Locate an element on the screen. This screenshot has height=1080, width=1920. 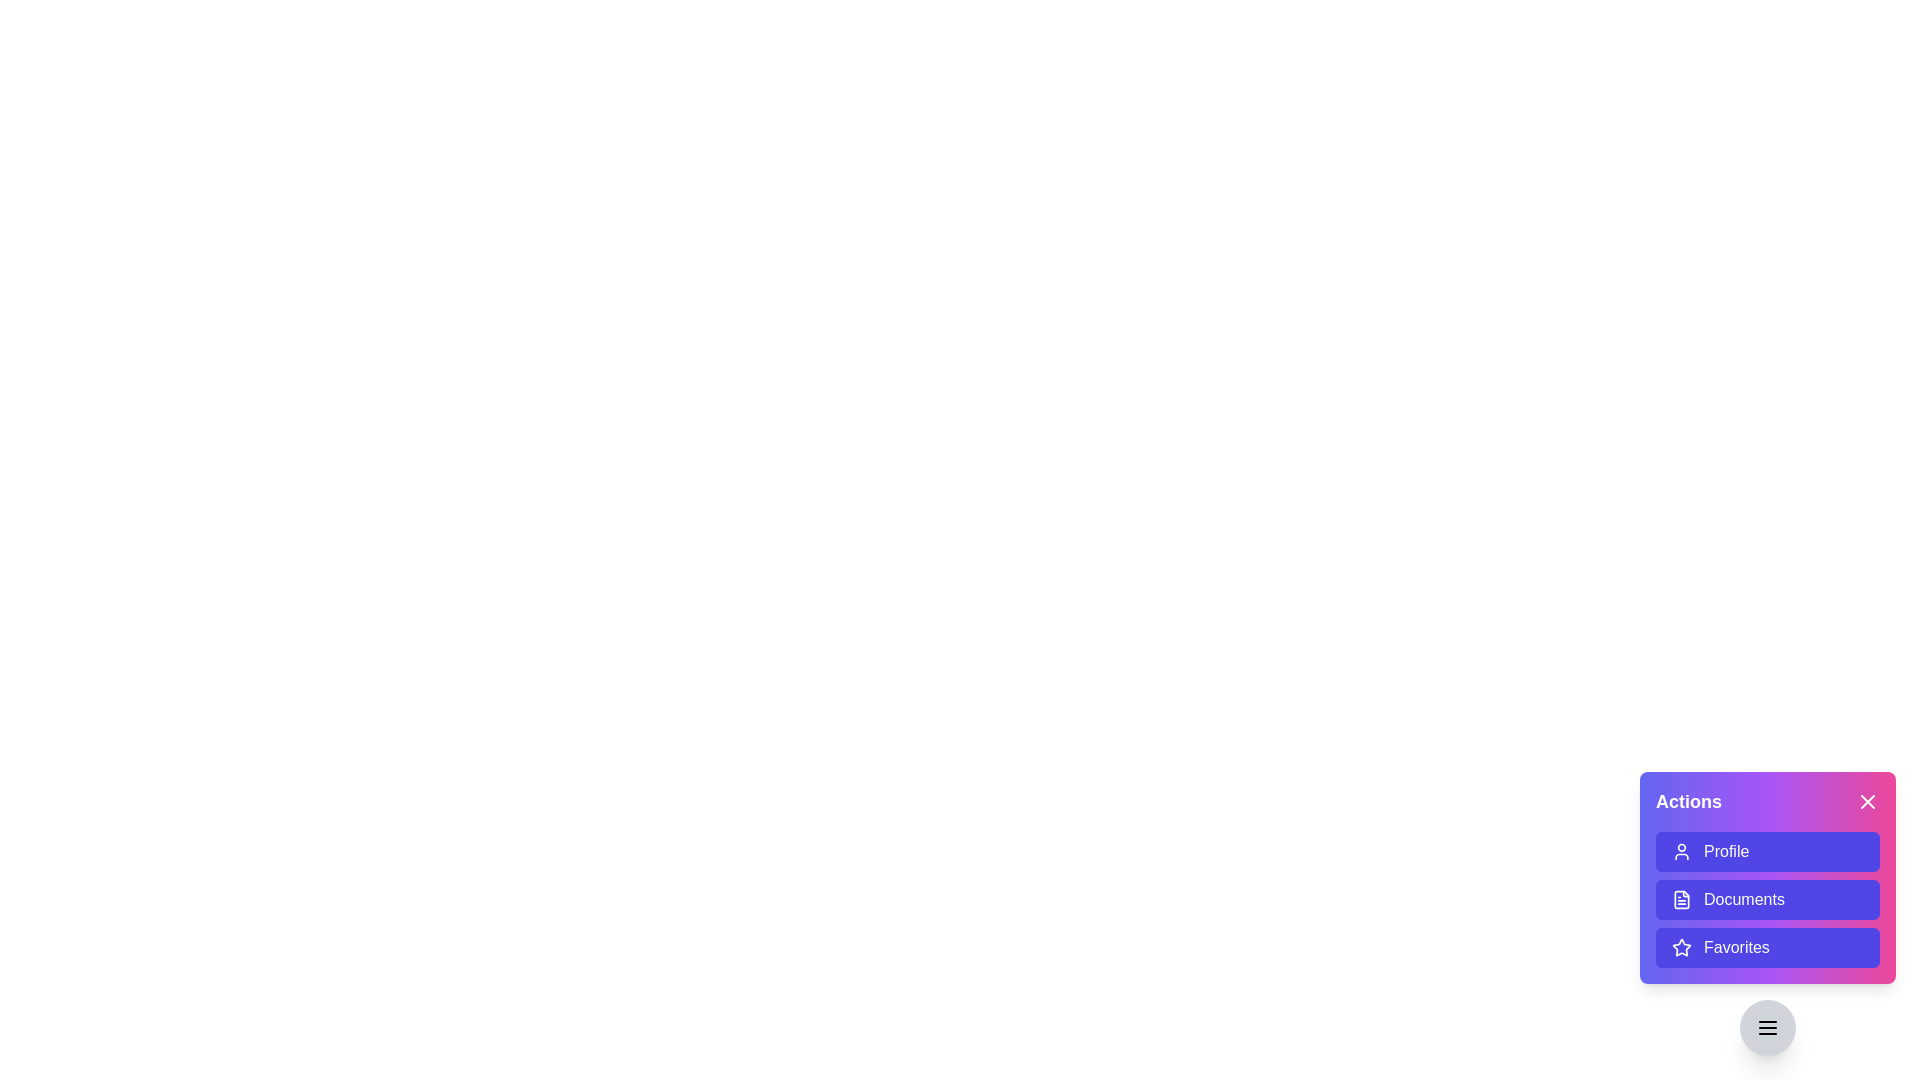
the 'Documents' button with a gradient purple background in the sidebar popup is located at coordinates (1767, 898).